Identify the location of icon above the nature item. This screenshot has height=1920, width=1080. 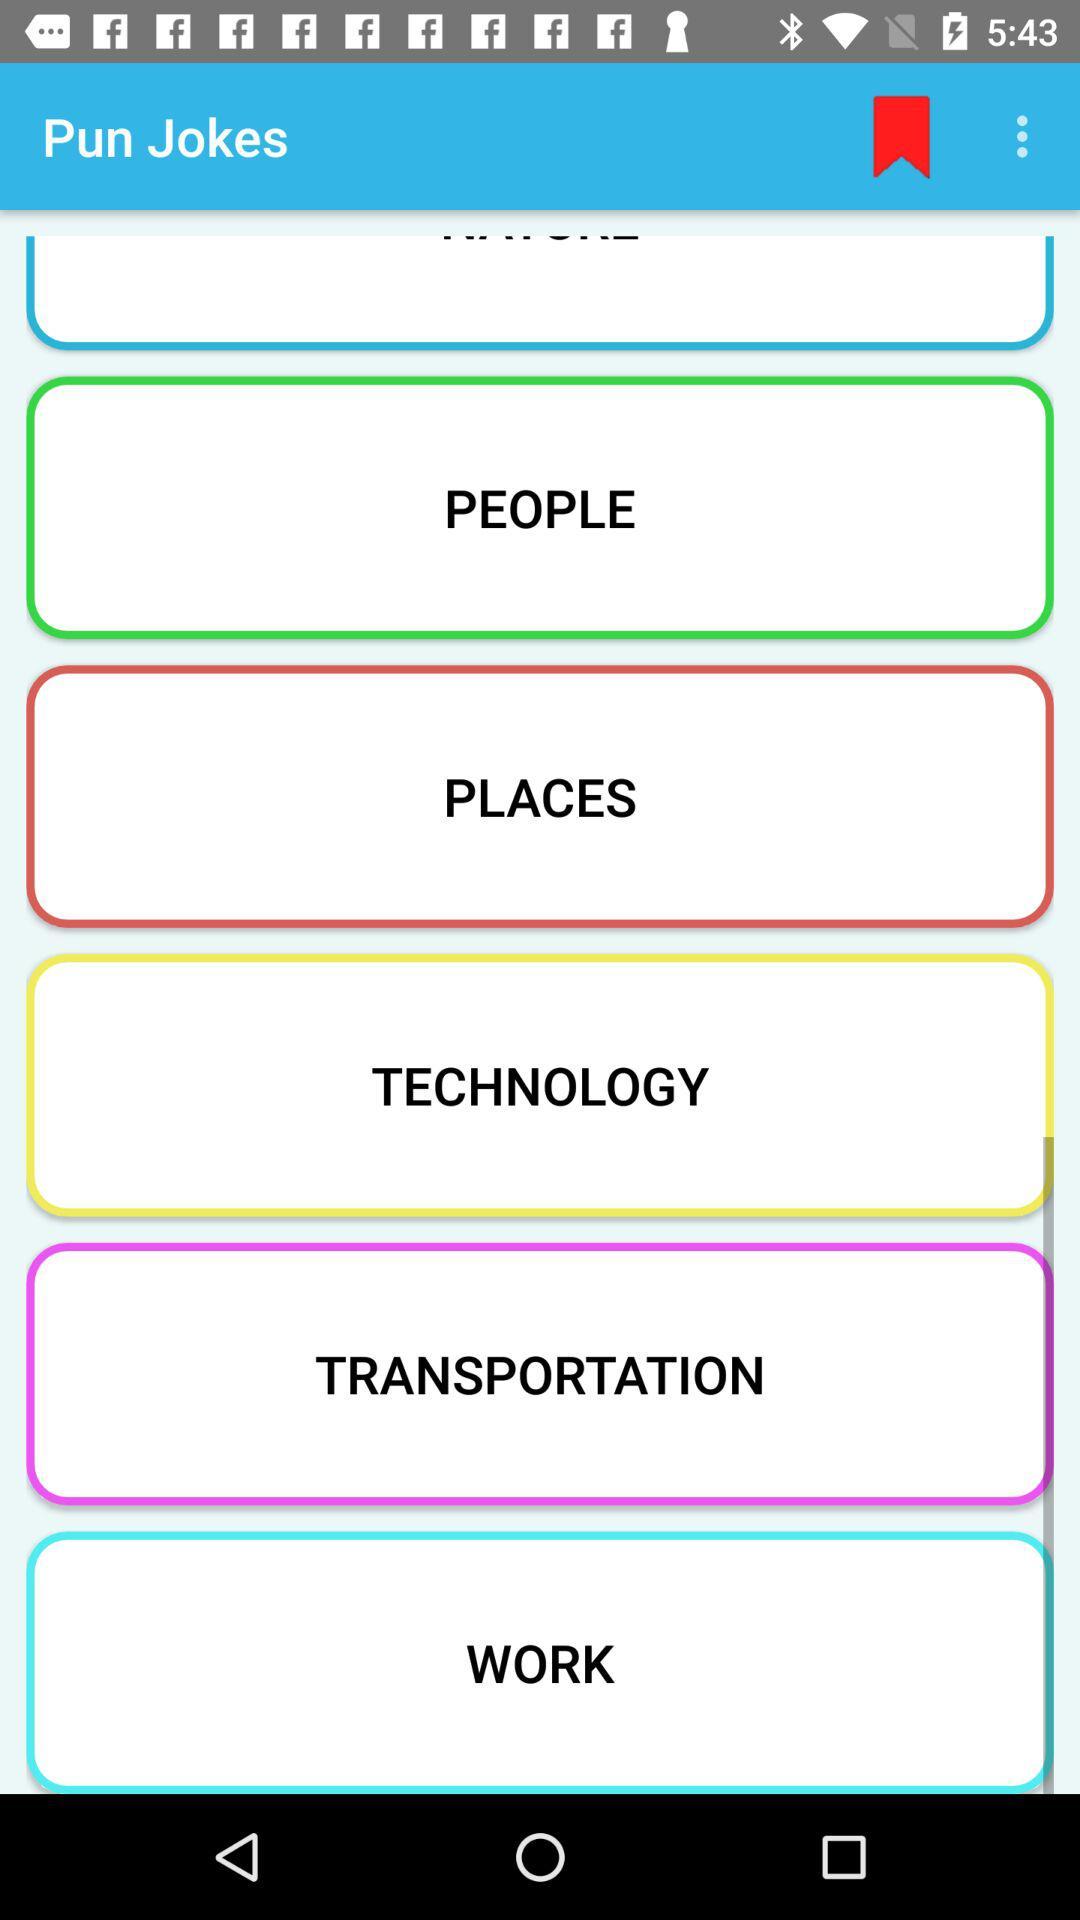
(901, 135).